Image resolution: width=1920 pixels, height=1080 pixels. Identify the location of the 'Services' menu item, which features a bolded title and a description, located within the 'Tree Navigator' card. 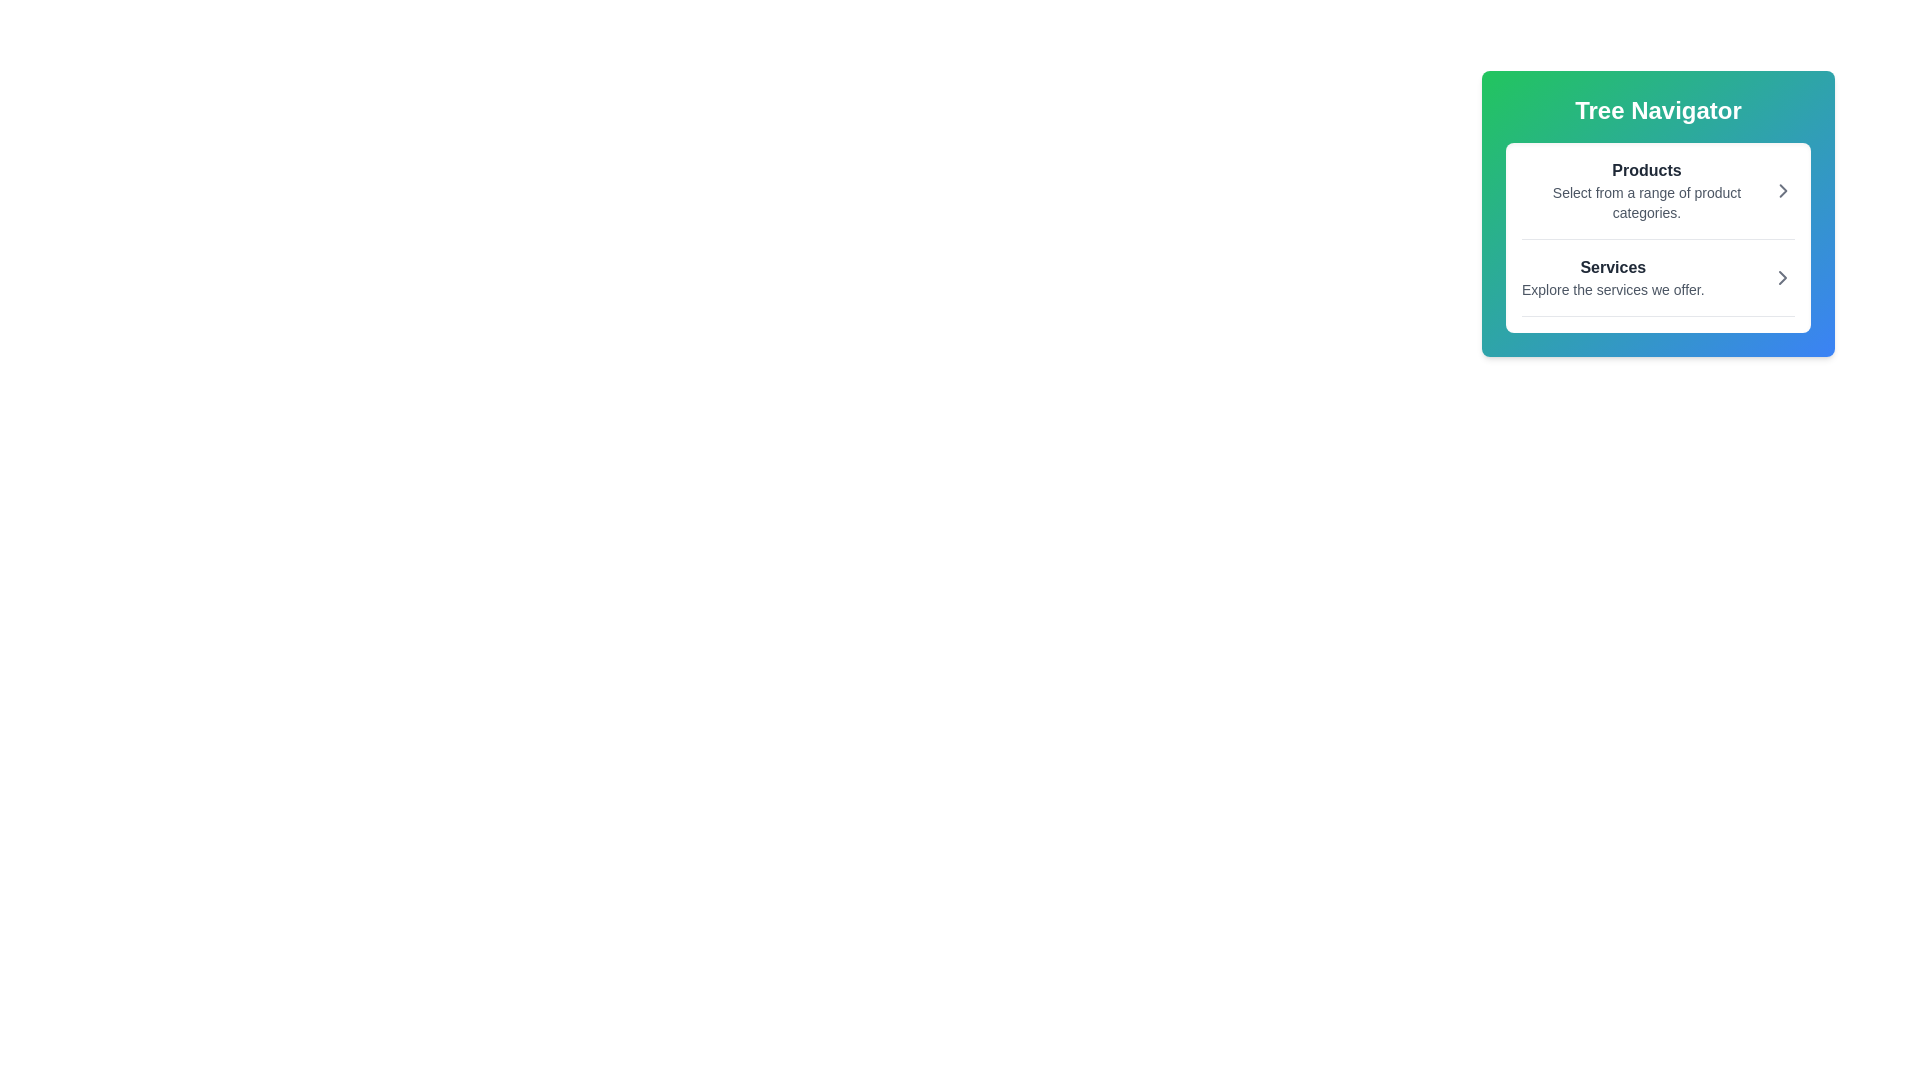
(1658, 286).